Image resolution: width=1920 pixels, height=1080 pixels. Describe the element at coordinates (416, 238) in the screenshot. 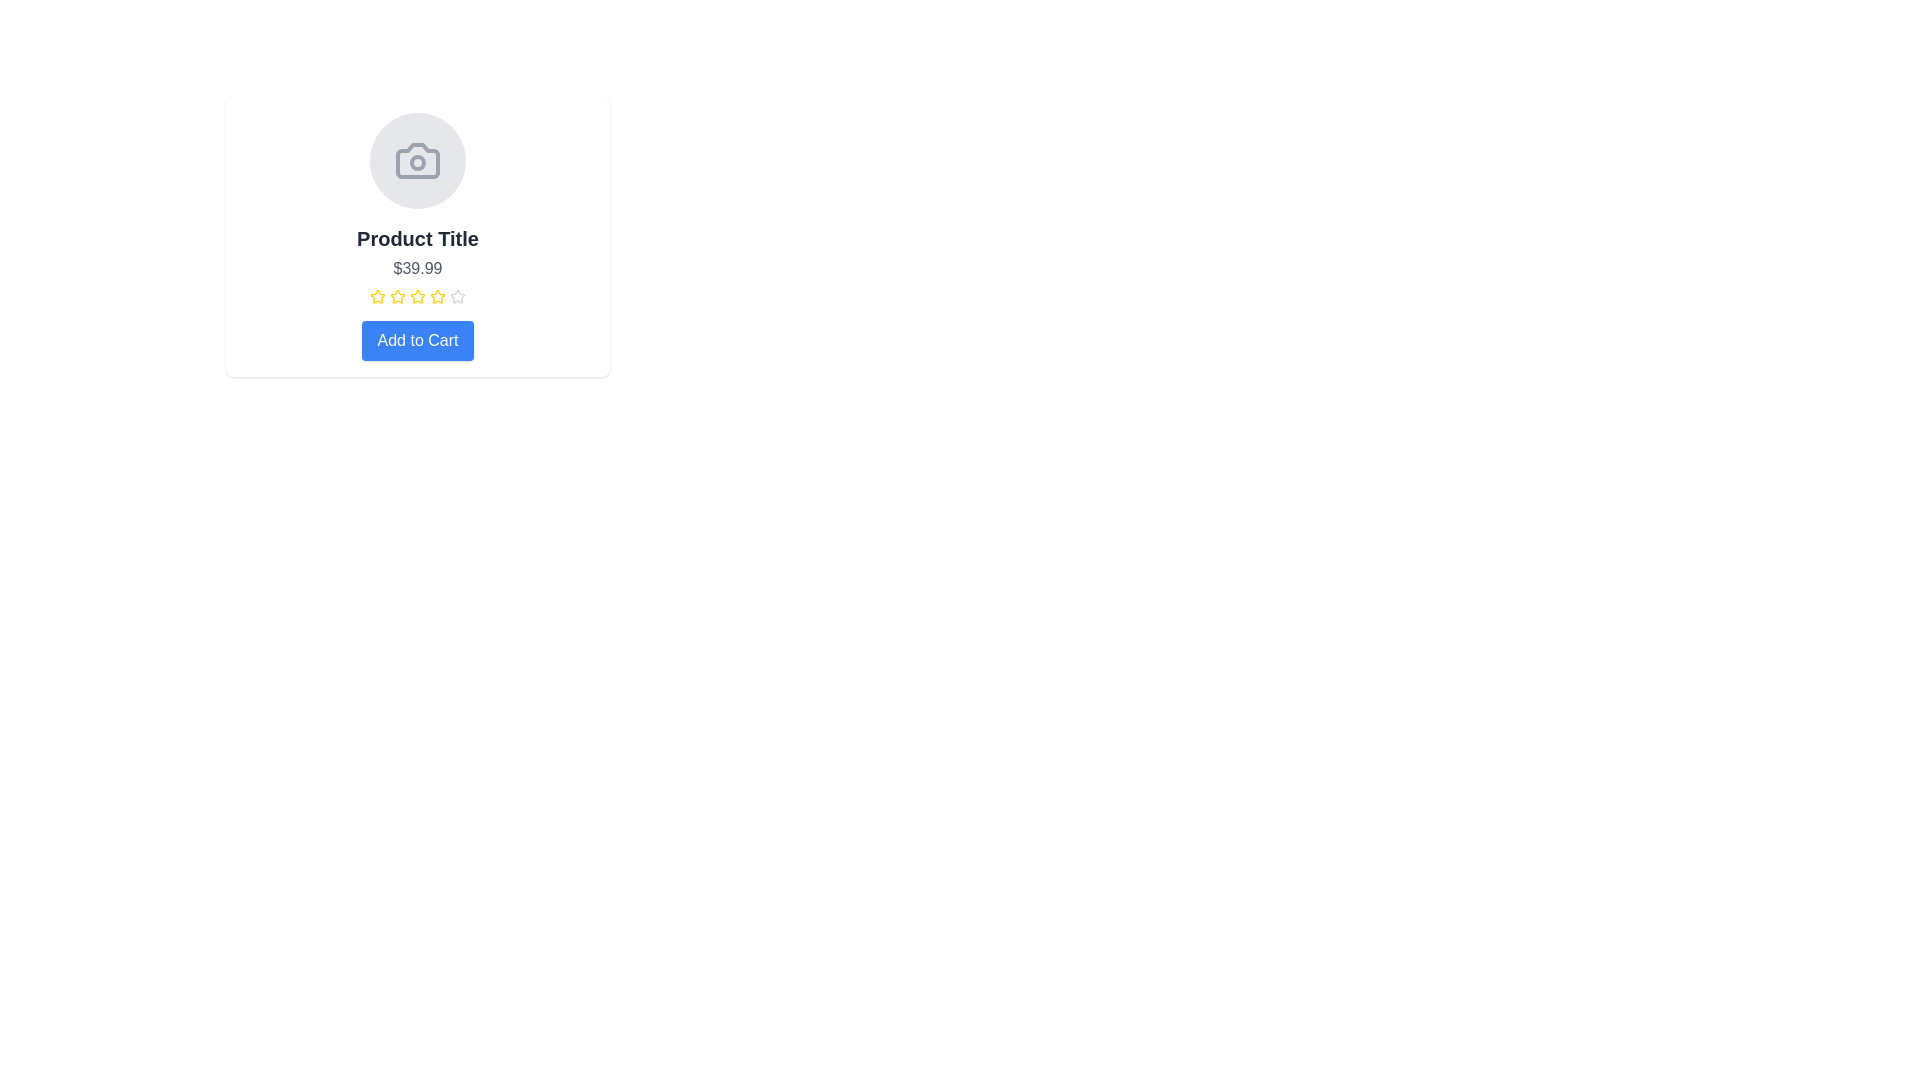

I see `title text label located below the circular thumbnail image and above the product price text ('$39.99') in the upper-central area of the layout` at that location.